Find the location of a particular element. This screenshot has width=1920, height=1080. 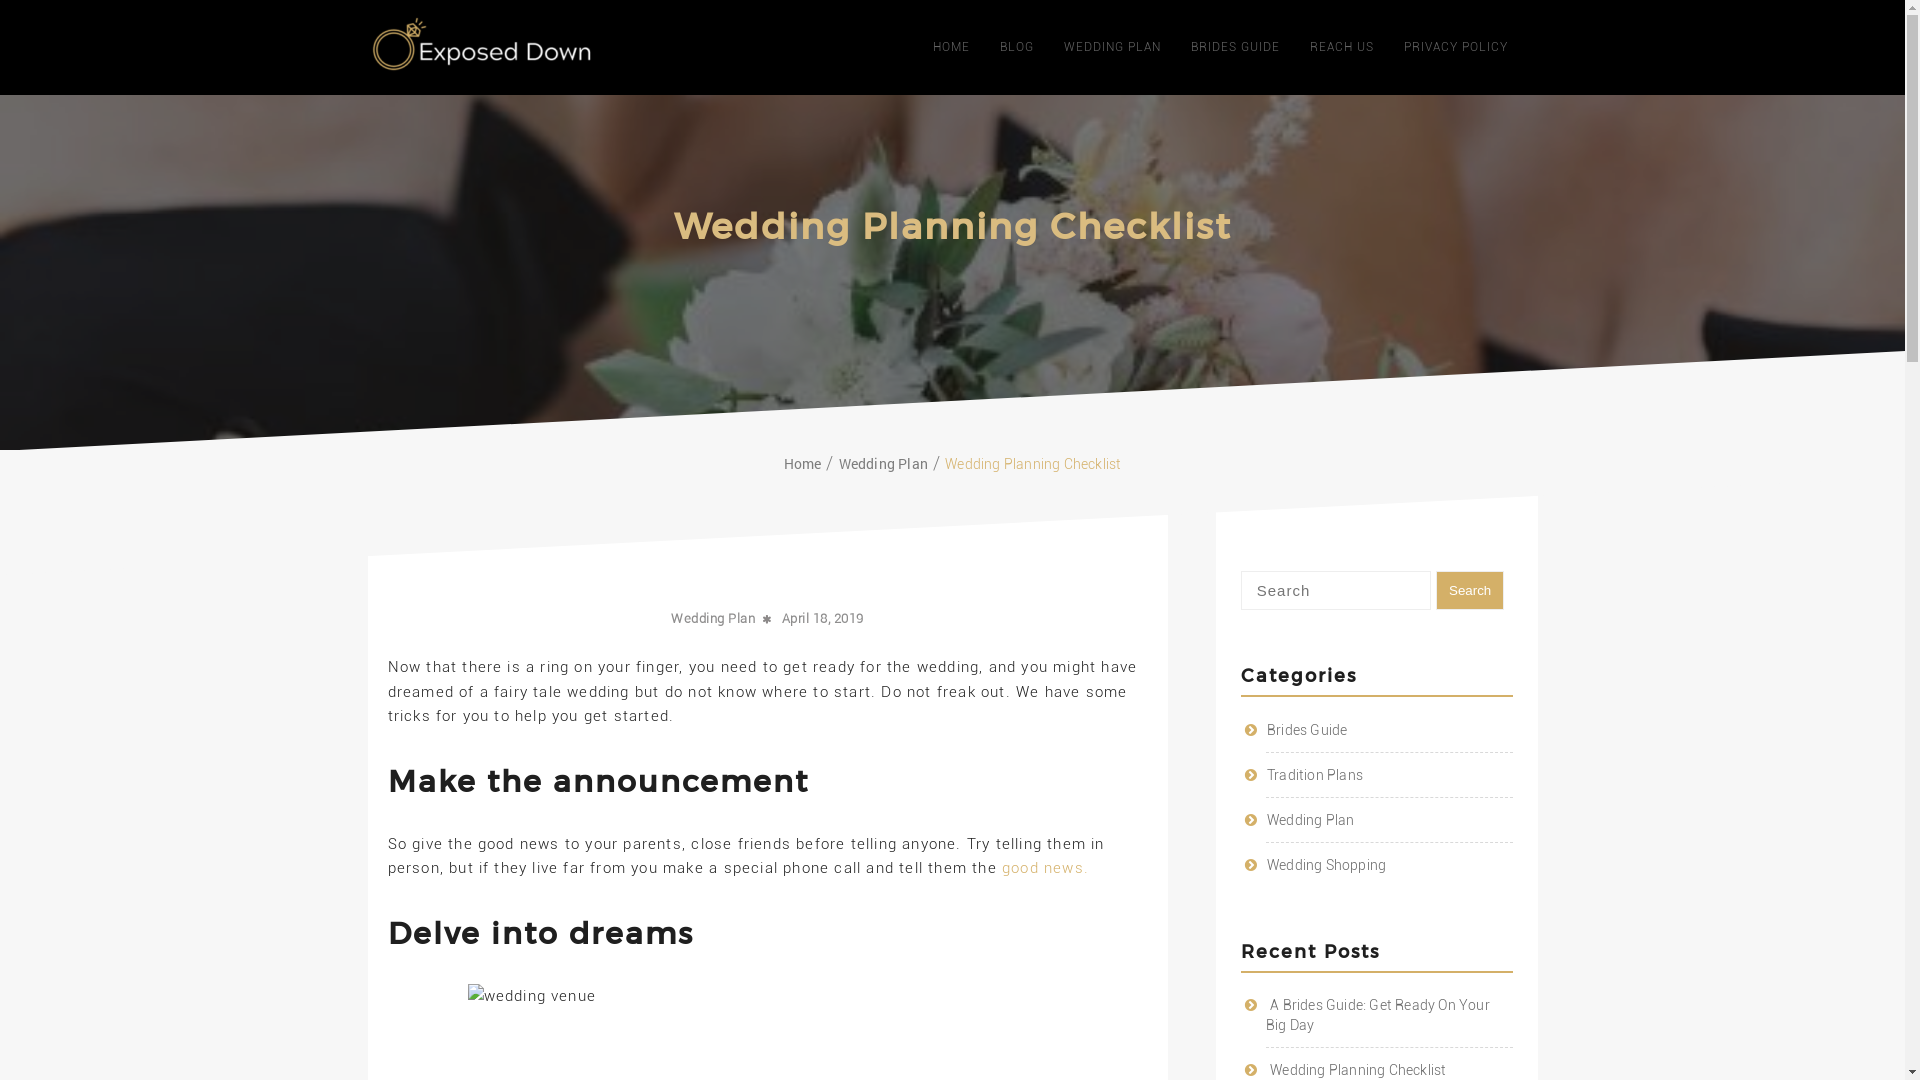

'PRIVACY POLICY' is located at coordinates (1455, 45).